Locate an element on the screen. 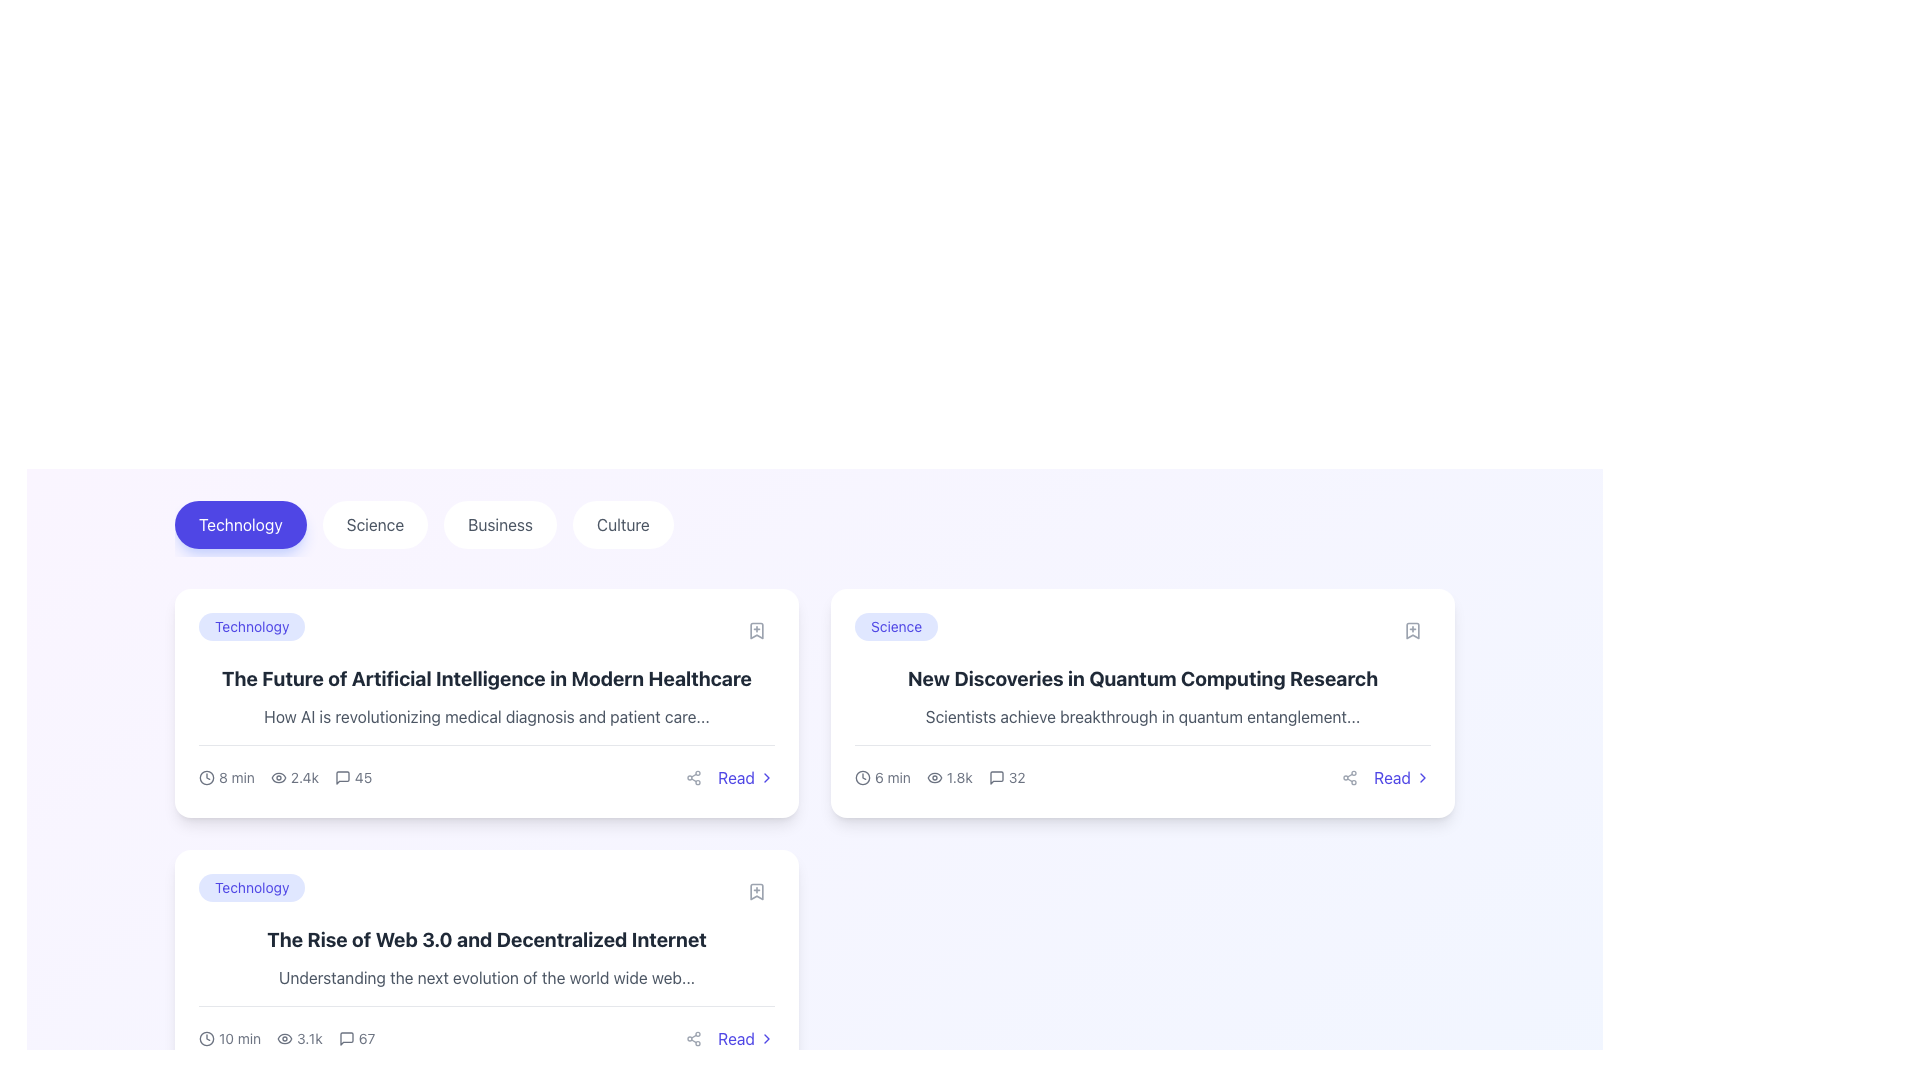 This screenshot has height=1080, width=1920. the third button from the left in the horizontal row of category buttons is located at coordinates (500, 523).